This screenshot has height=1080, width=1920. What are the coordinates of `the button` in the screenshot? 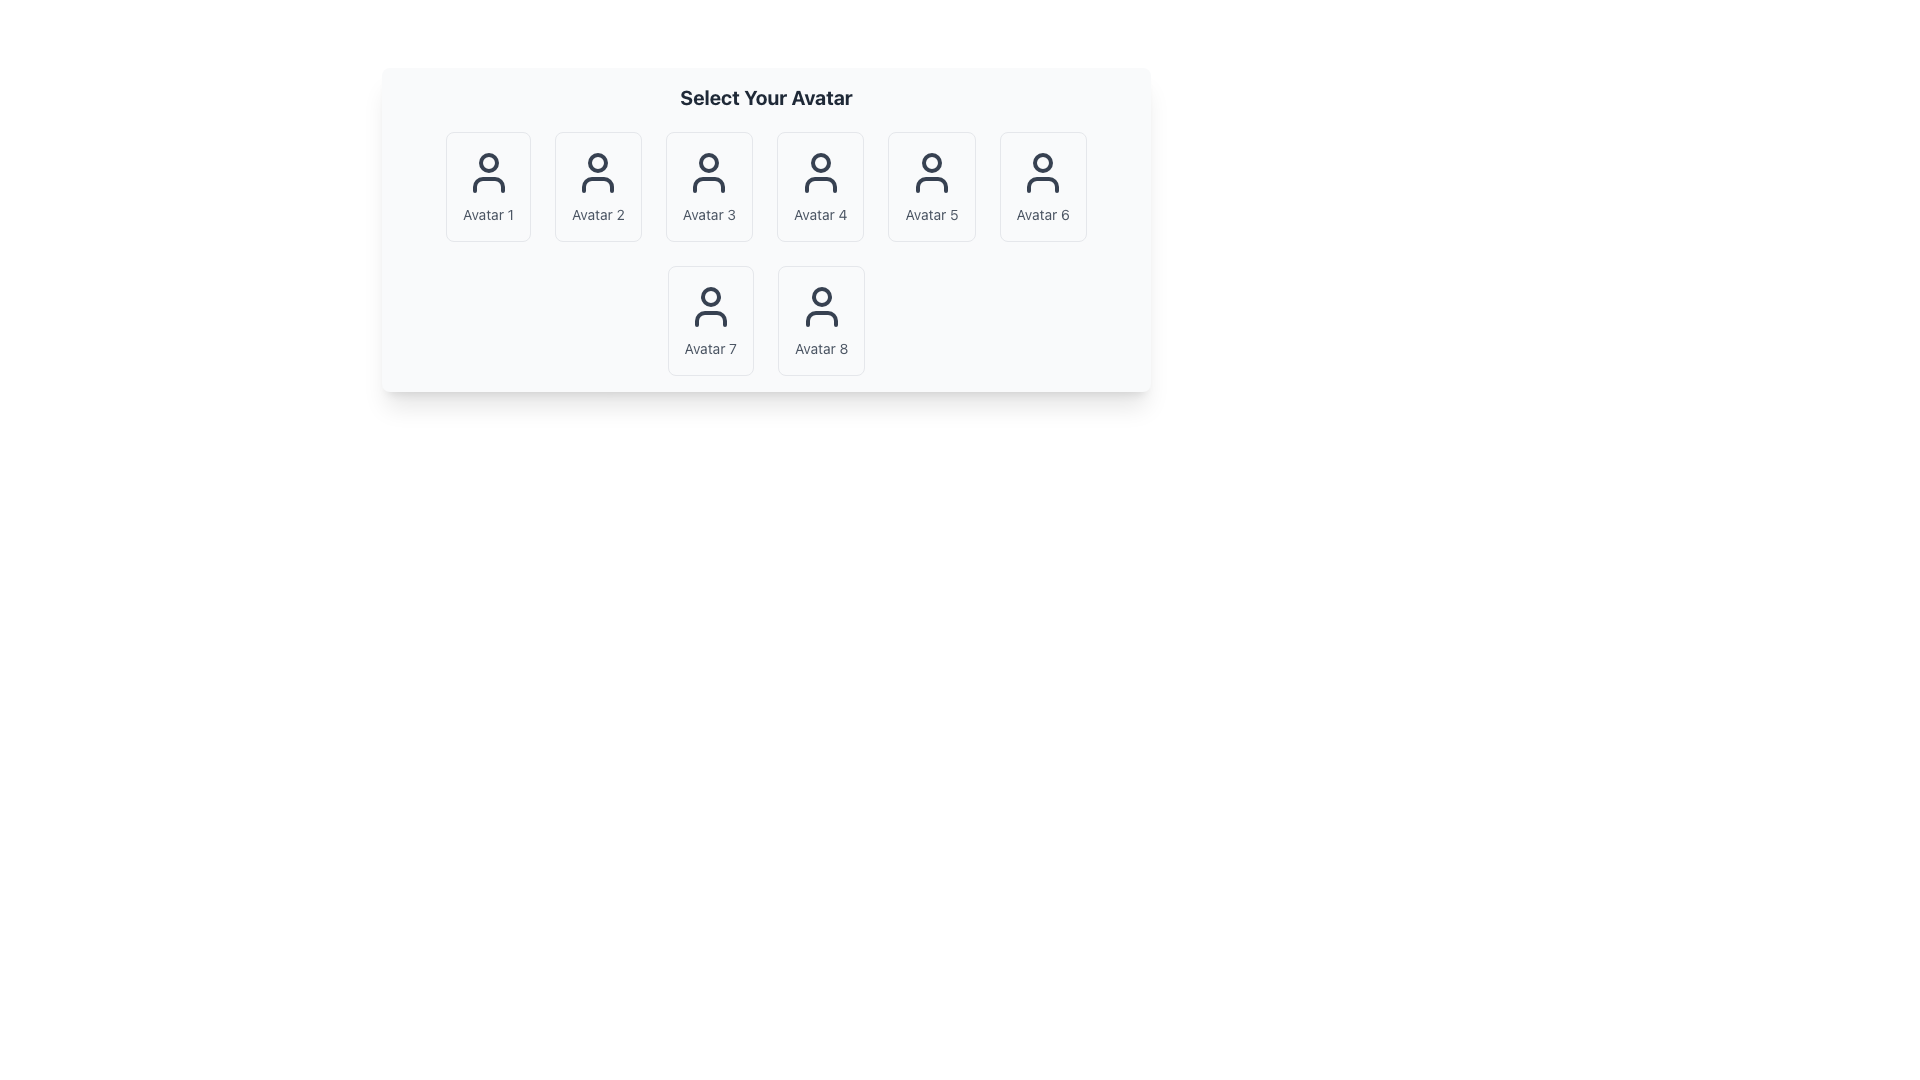 It's located at (597, 186).